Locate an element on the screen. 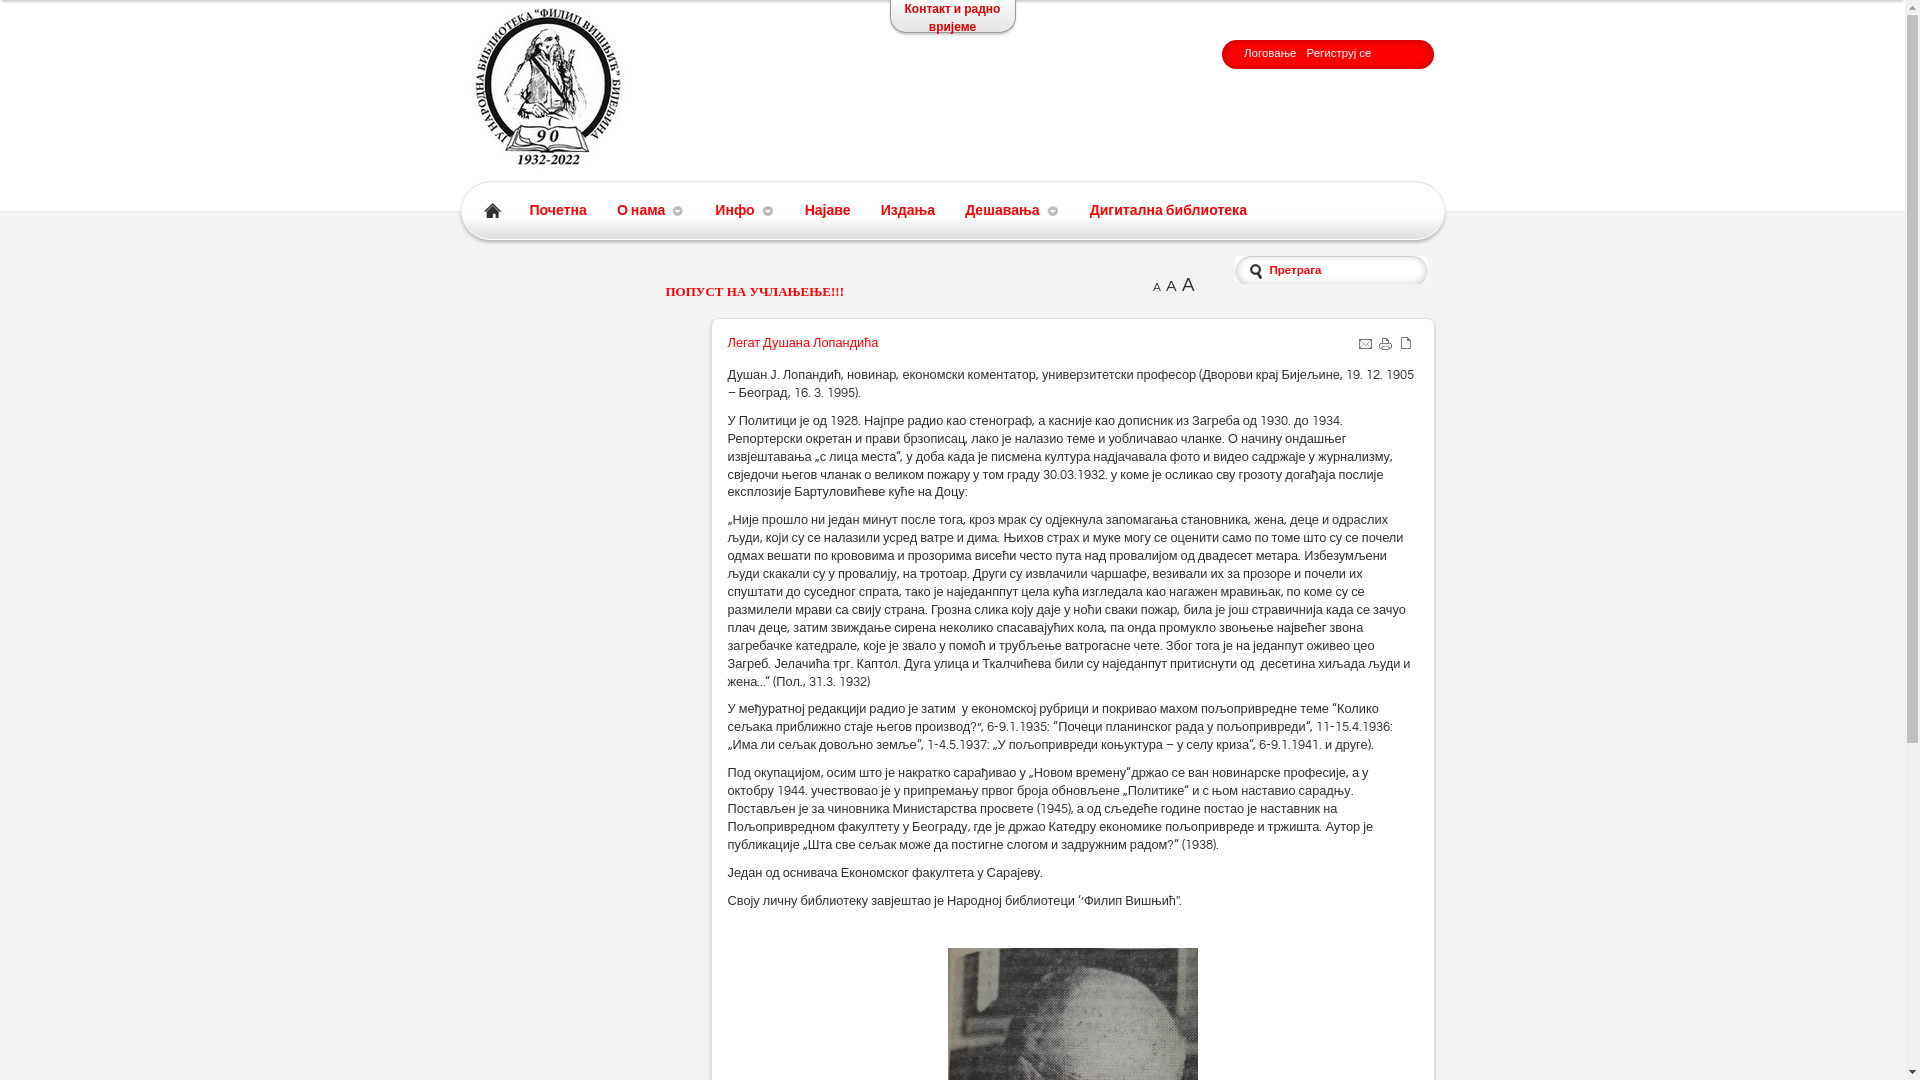 Image resolution: width=1920 pixels, height=1080 pixels. 'A' is located at coordinates (1152, 287).